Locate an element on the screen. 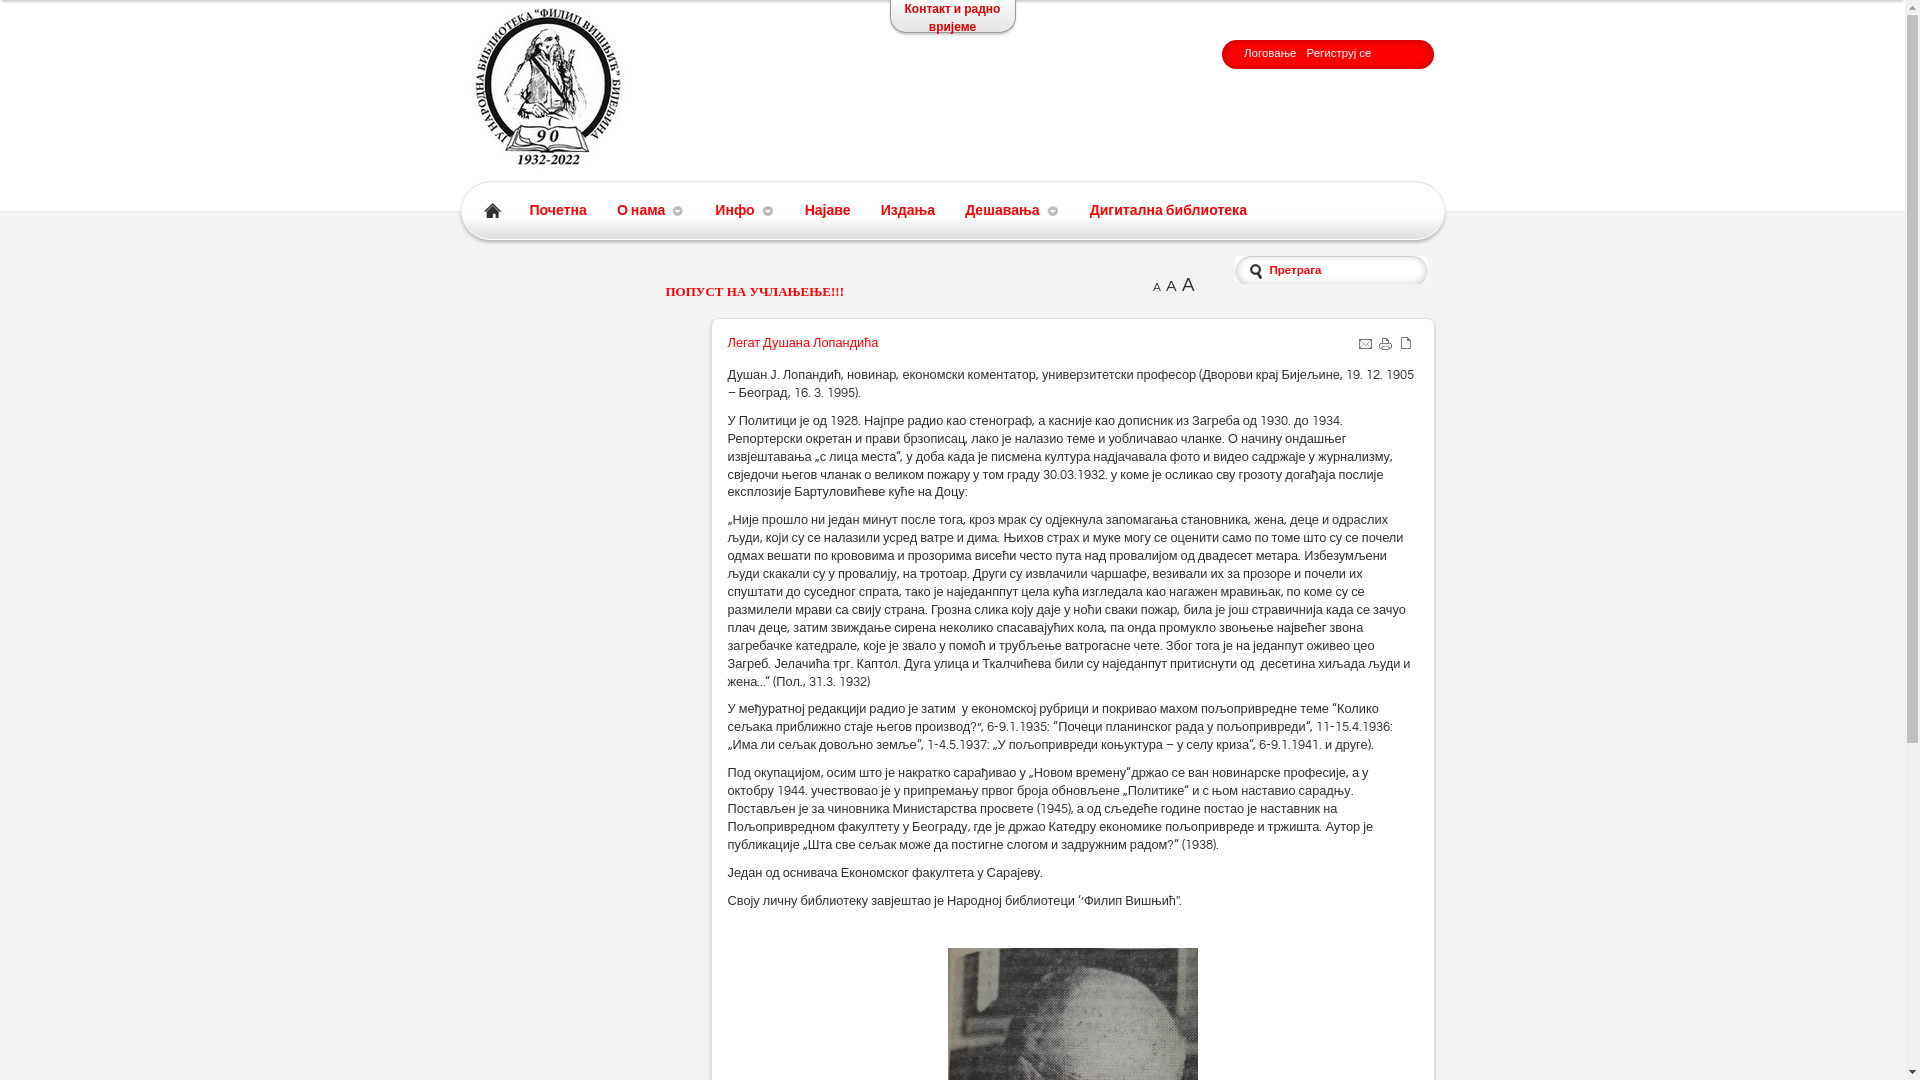 Image resolution: width=1920 pixels, height=1080 pixels. 'A' is located at coordinates (1152, 287).